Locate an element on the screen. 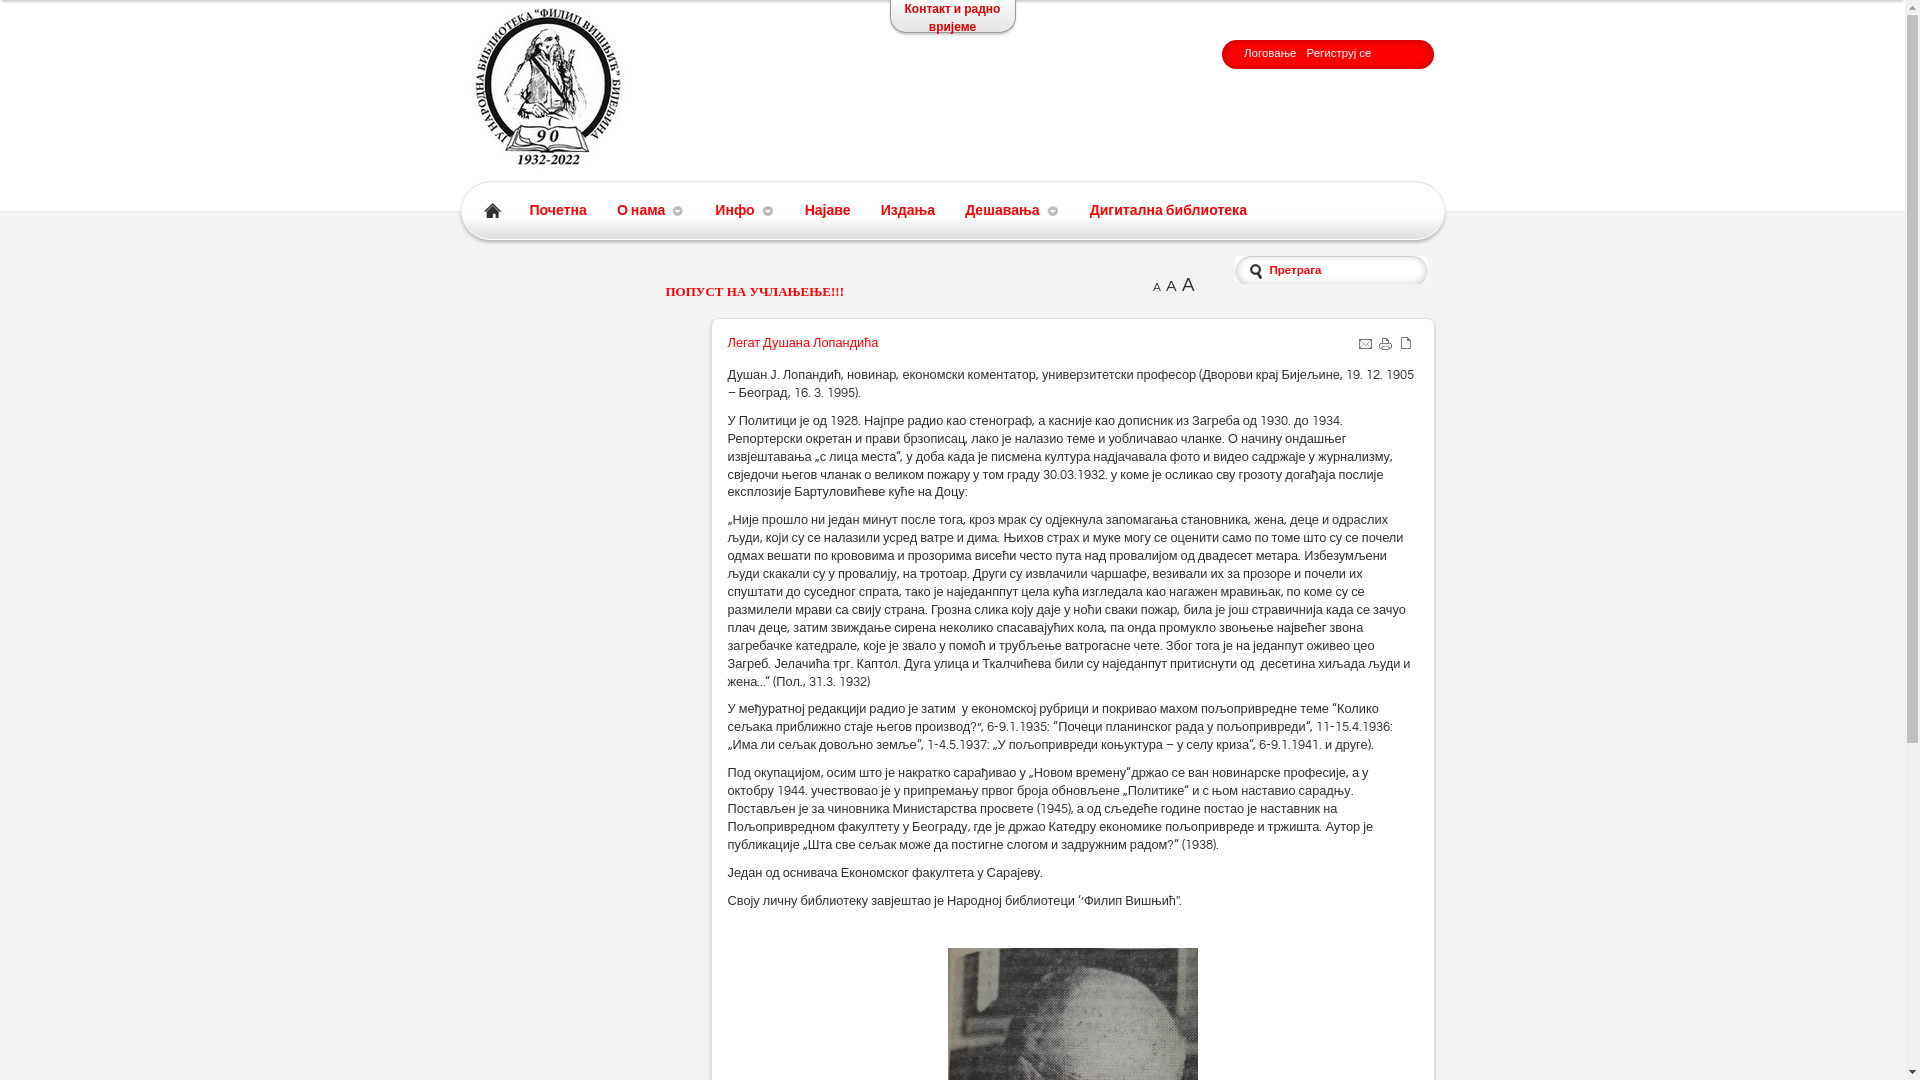 Image resolution: width=1920 pixels, height=1080 pixels. 'A' is located at coordinates (1152, 287).